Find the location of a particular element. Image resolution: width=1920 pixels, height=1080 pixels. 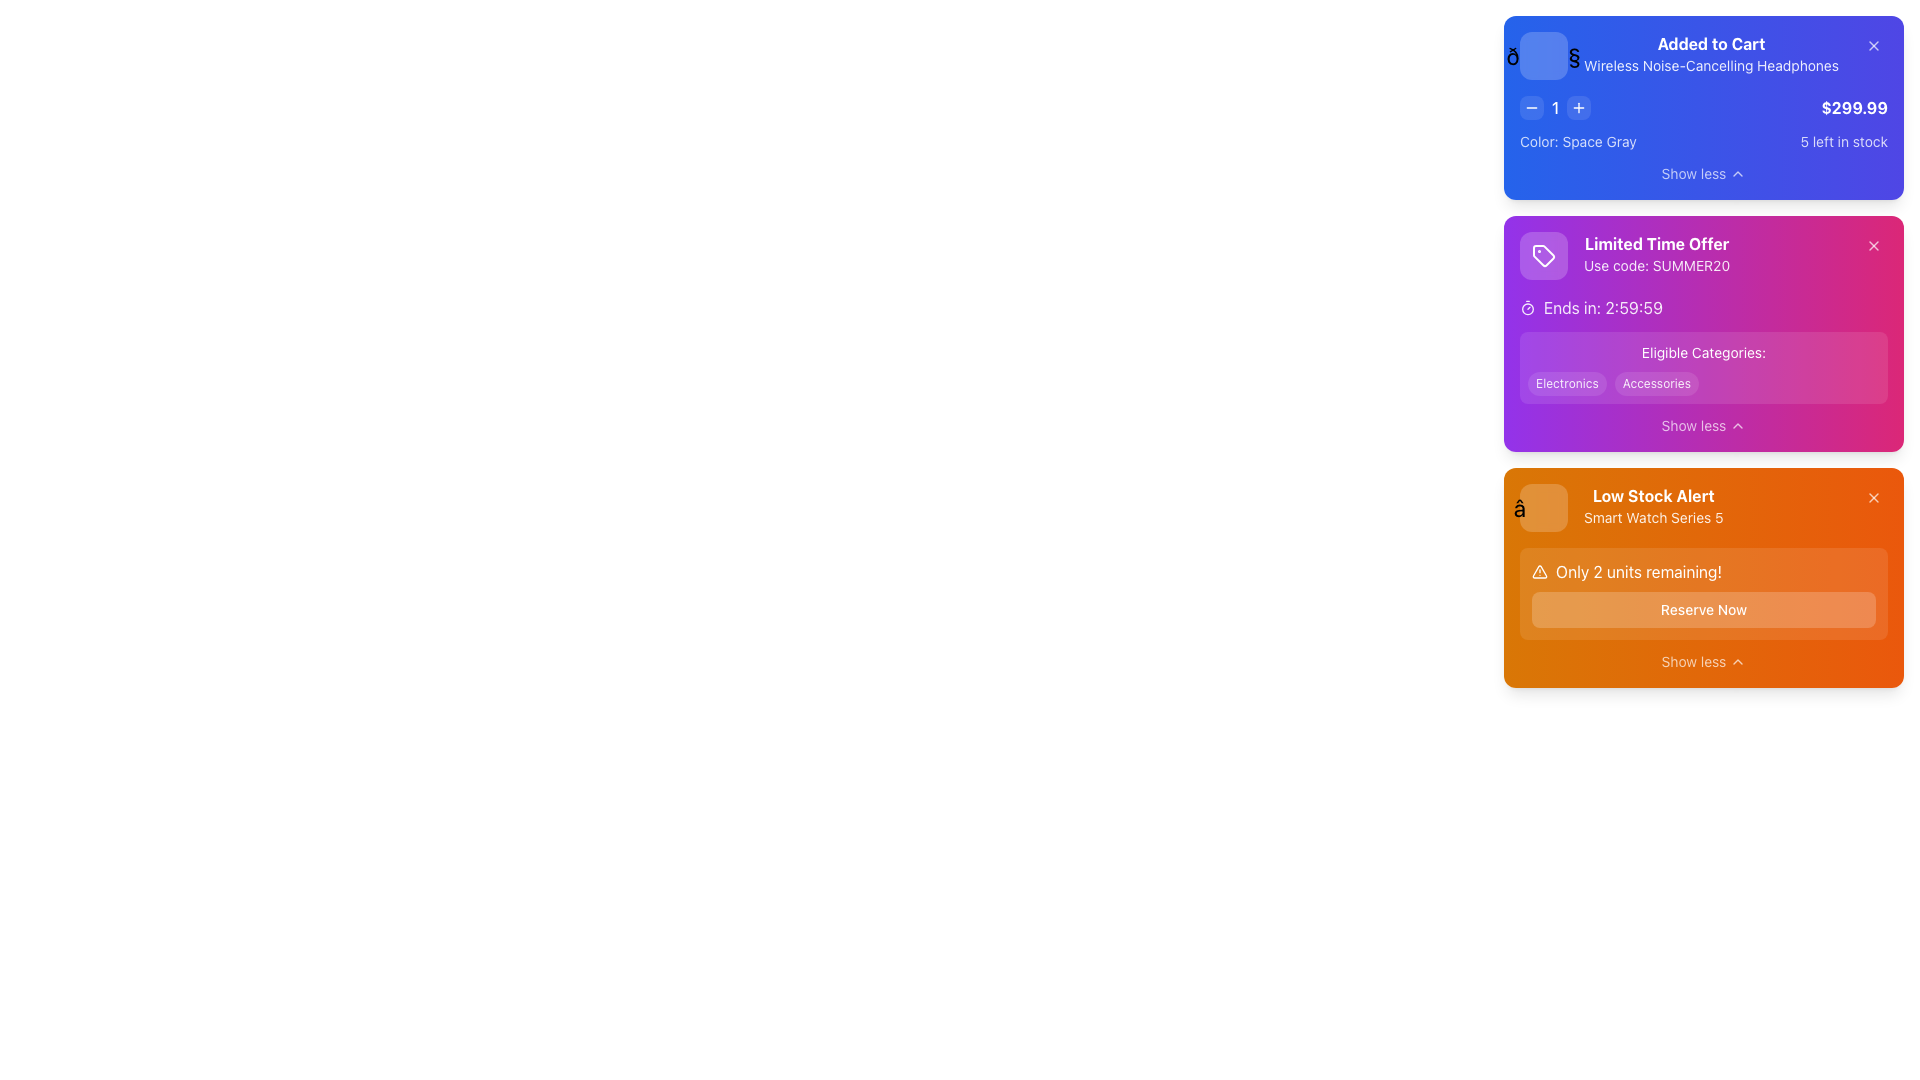

promotional message displayed in the text label that includes the discount code 'SUMMER20', located at the top-left corner of the middle card in the vertically stacked layout is located at coordinates (1625, 254).